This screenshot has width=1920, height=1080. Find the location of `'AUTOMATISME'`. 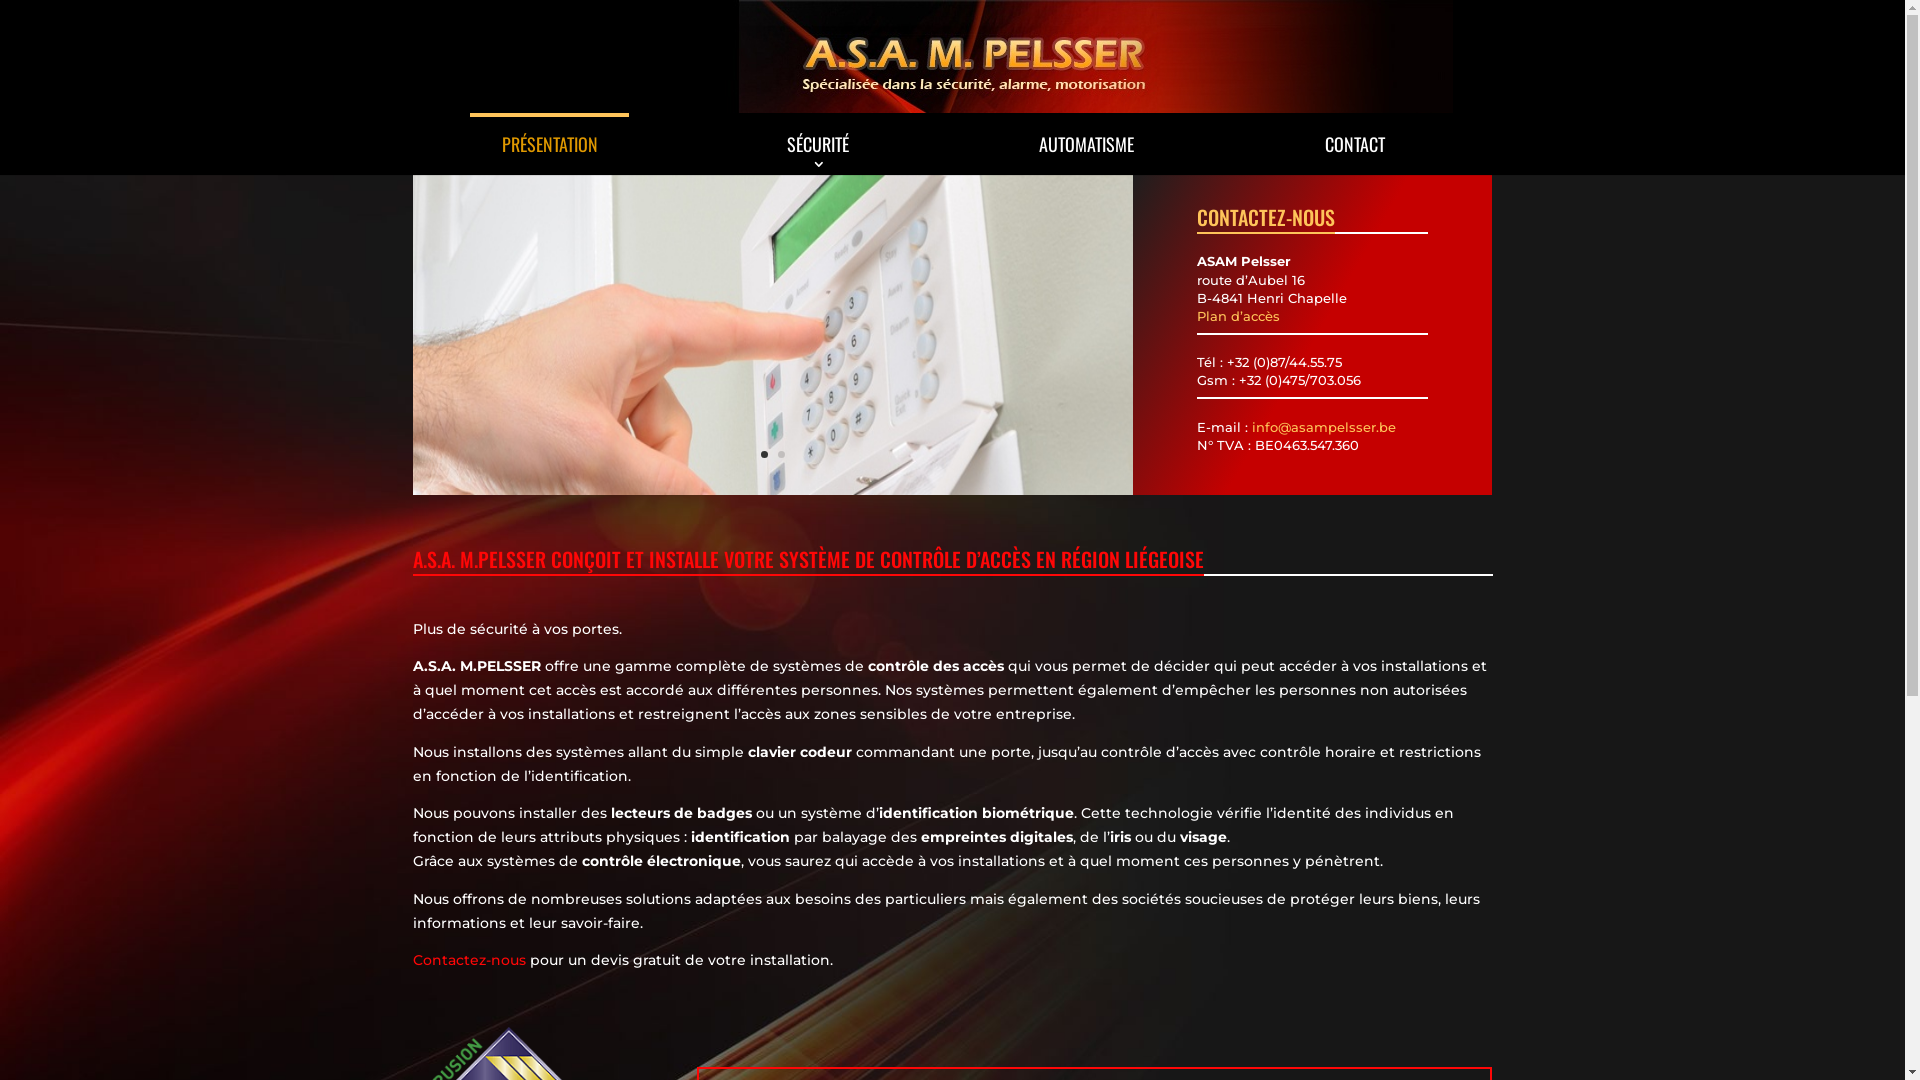

'AUTOMATISME' is located at coordinates (1085, 142).